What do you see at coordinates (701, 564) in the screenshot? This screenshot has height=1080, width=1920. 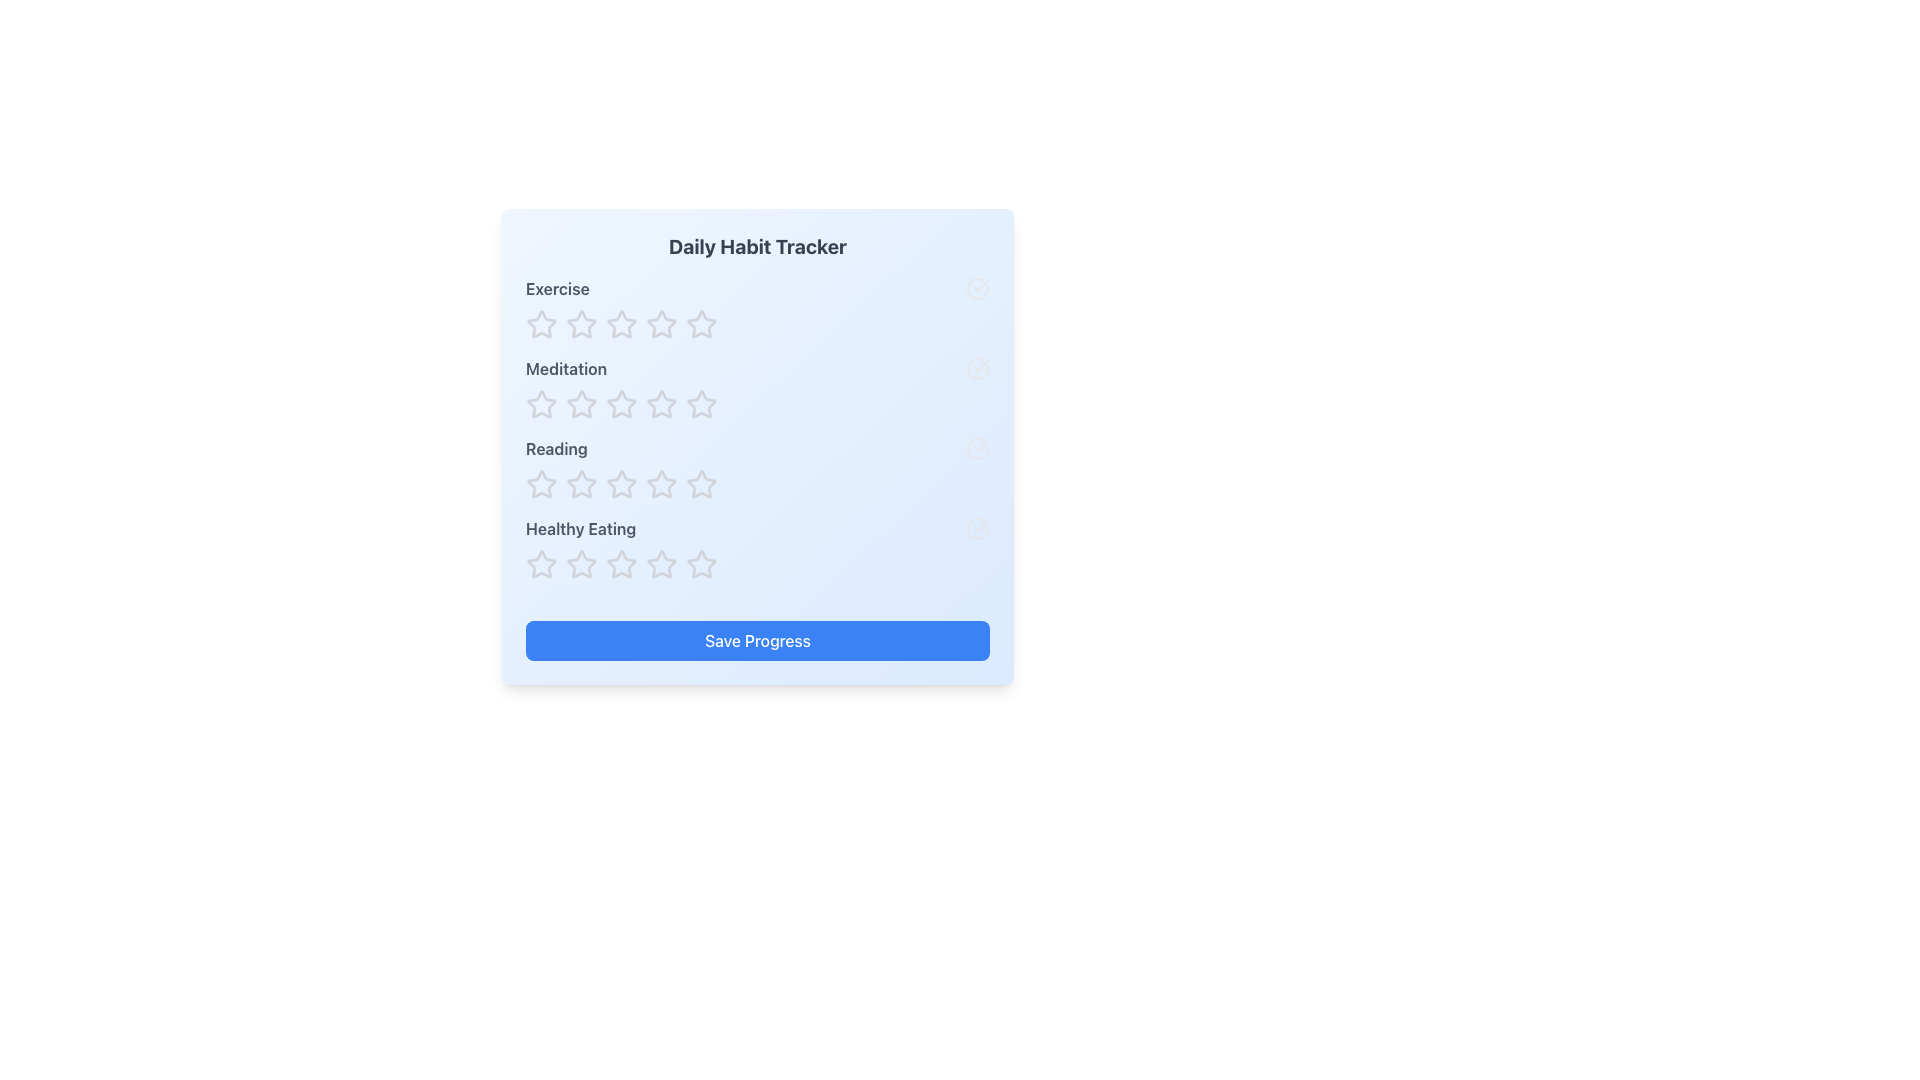 I see `the fifth star in the rating system for 'Healthy Eating'` at bounding box center [701, 564].